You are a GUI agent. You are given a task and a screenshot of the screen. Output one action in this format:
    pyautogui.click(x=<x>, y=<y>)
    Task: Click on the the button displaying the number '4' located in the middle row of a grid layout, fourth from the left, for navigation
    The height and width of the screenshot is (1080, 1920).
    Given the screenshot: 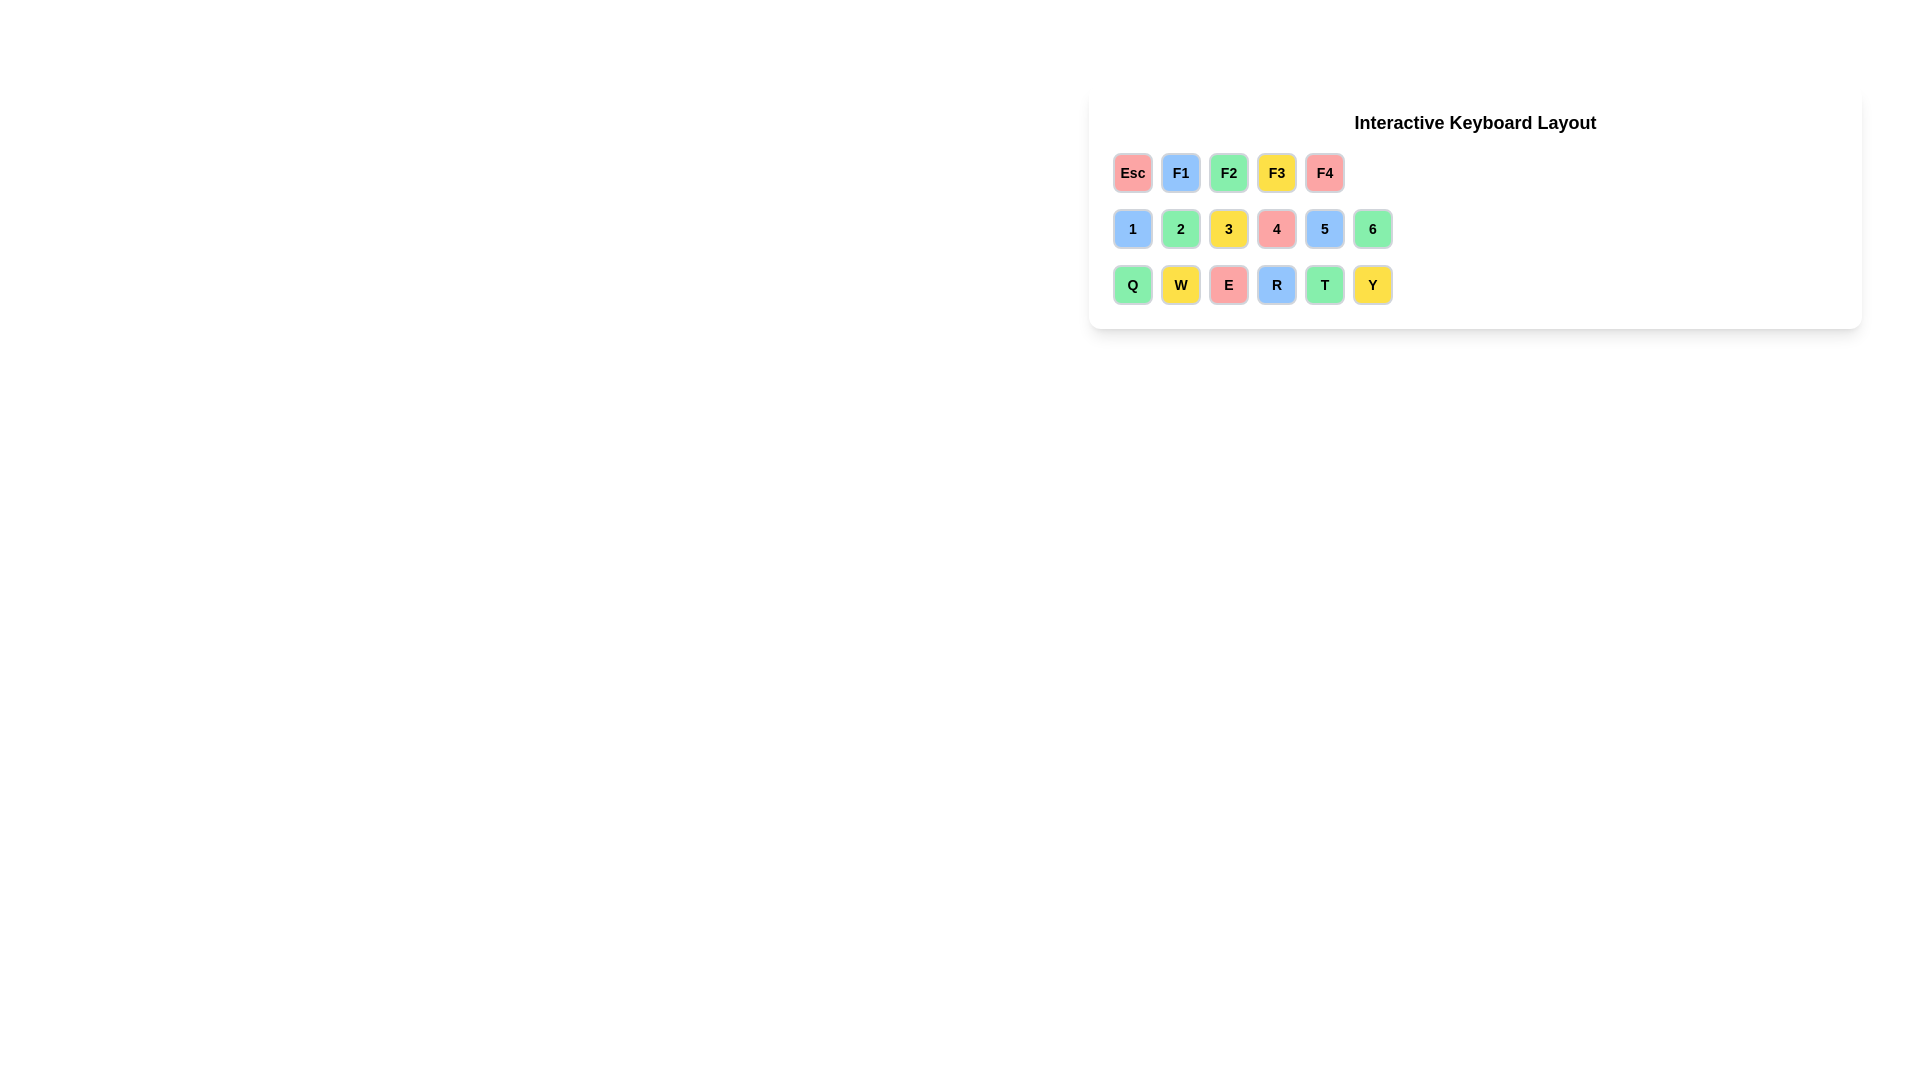 What is the action you would take?
    pyautogui.click(x=1275, y=227)
    